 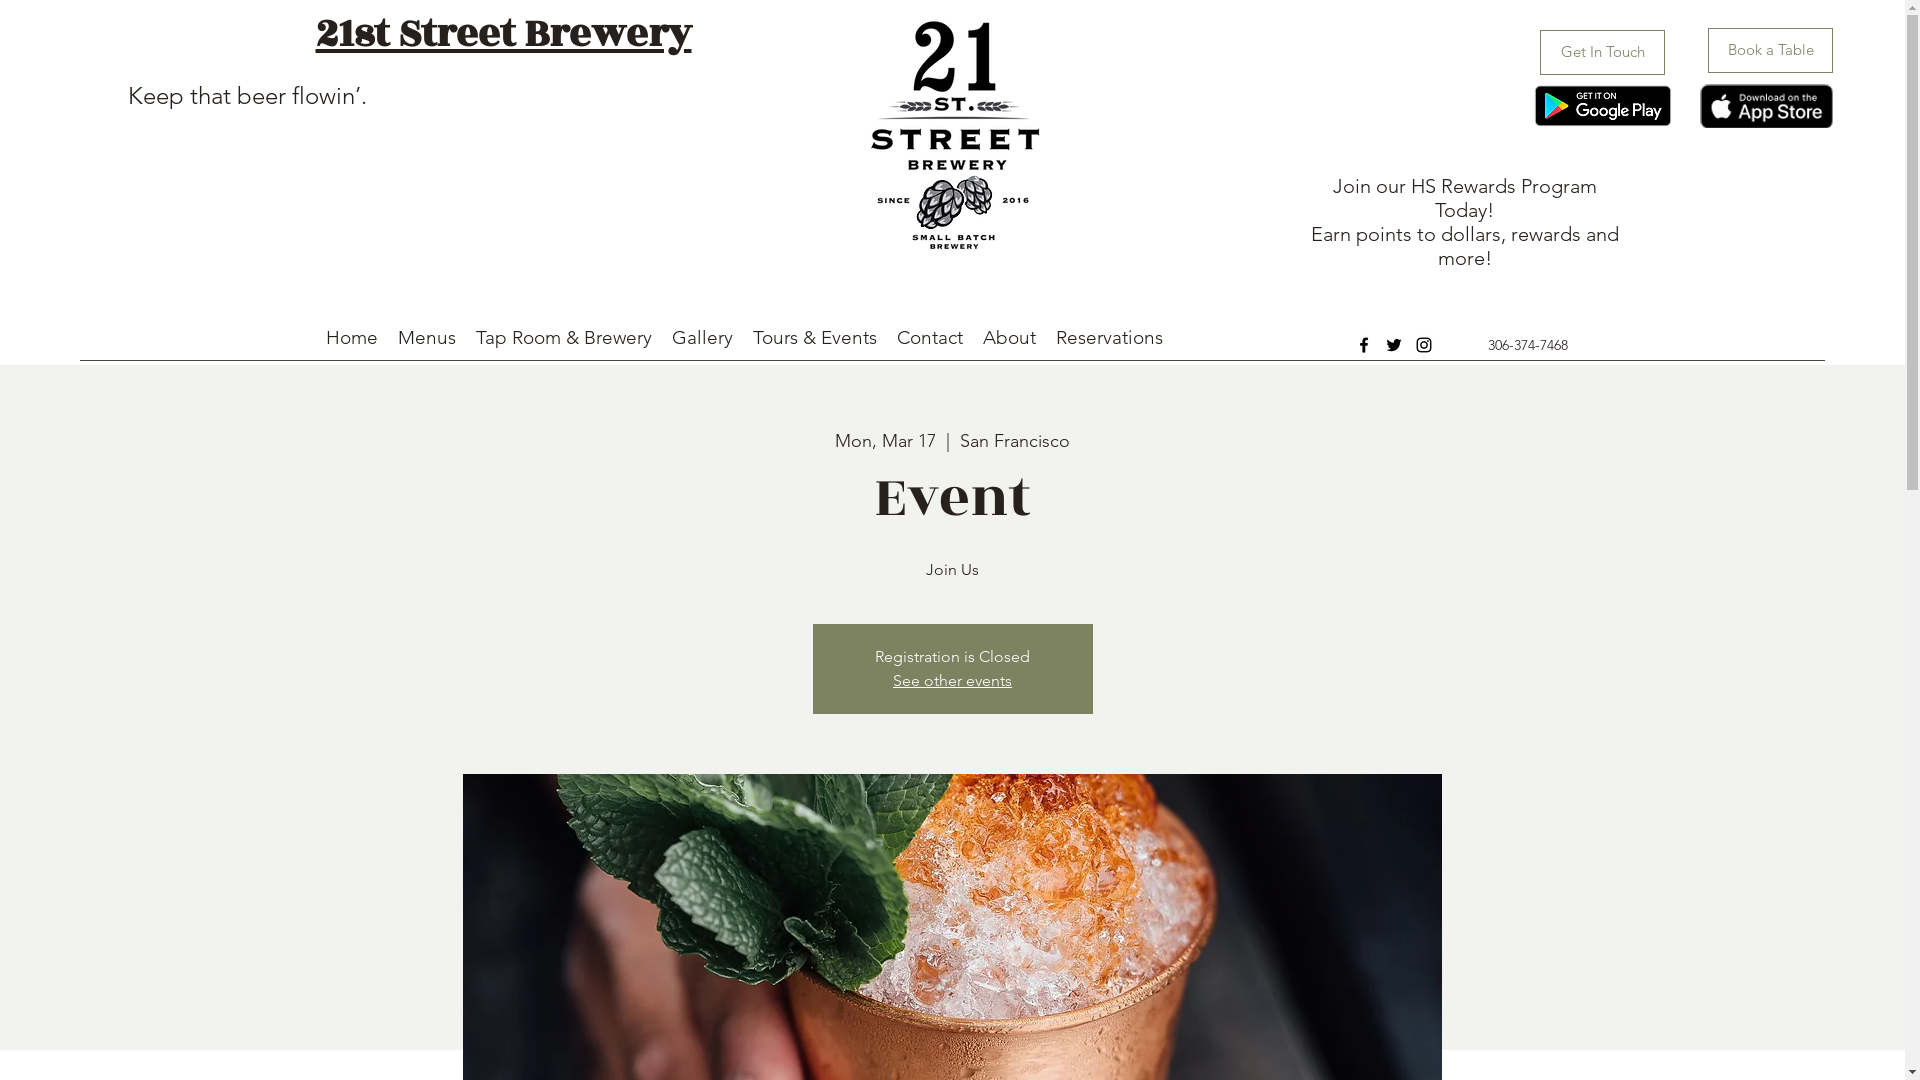 What do you see at coordinates (563, 337) in the screenshot?
I see `'Tap Room & Brewery'` at bounding box center [563, 337].